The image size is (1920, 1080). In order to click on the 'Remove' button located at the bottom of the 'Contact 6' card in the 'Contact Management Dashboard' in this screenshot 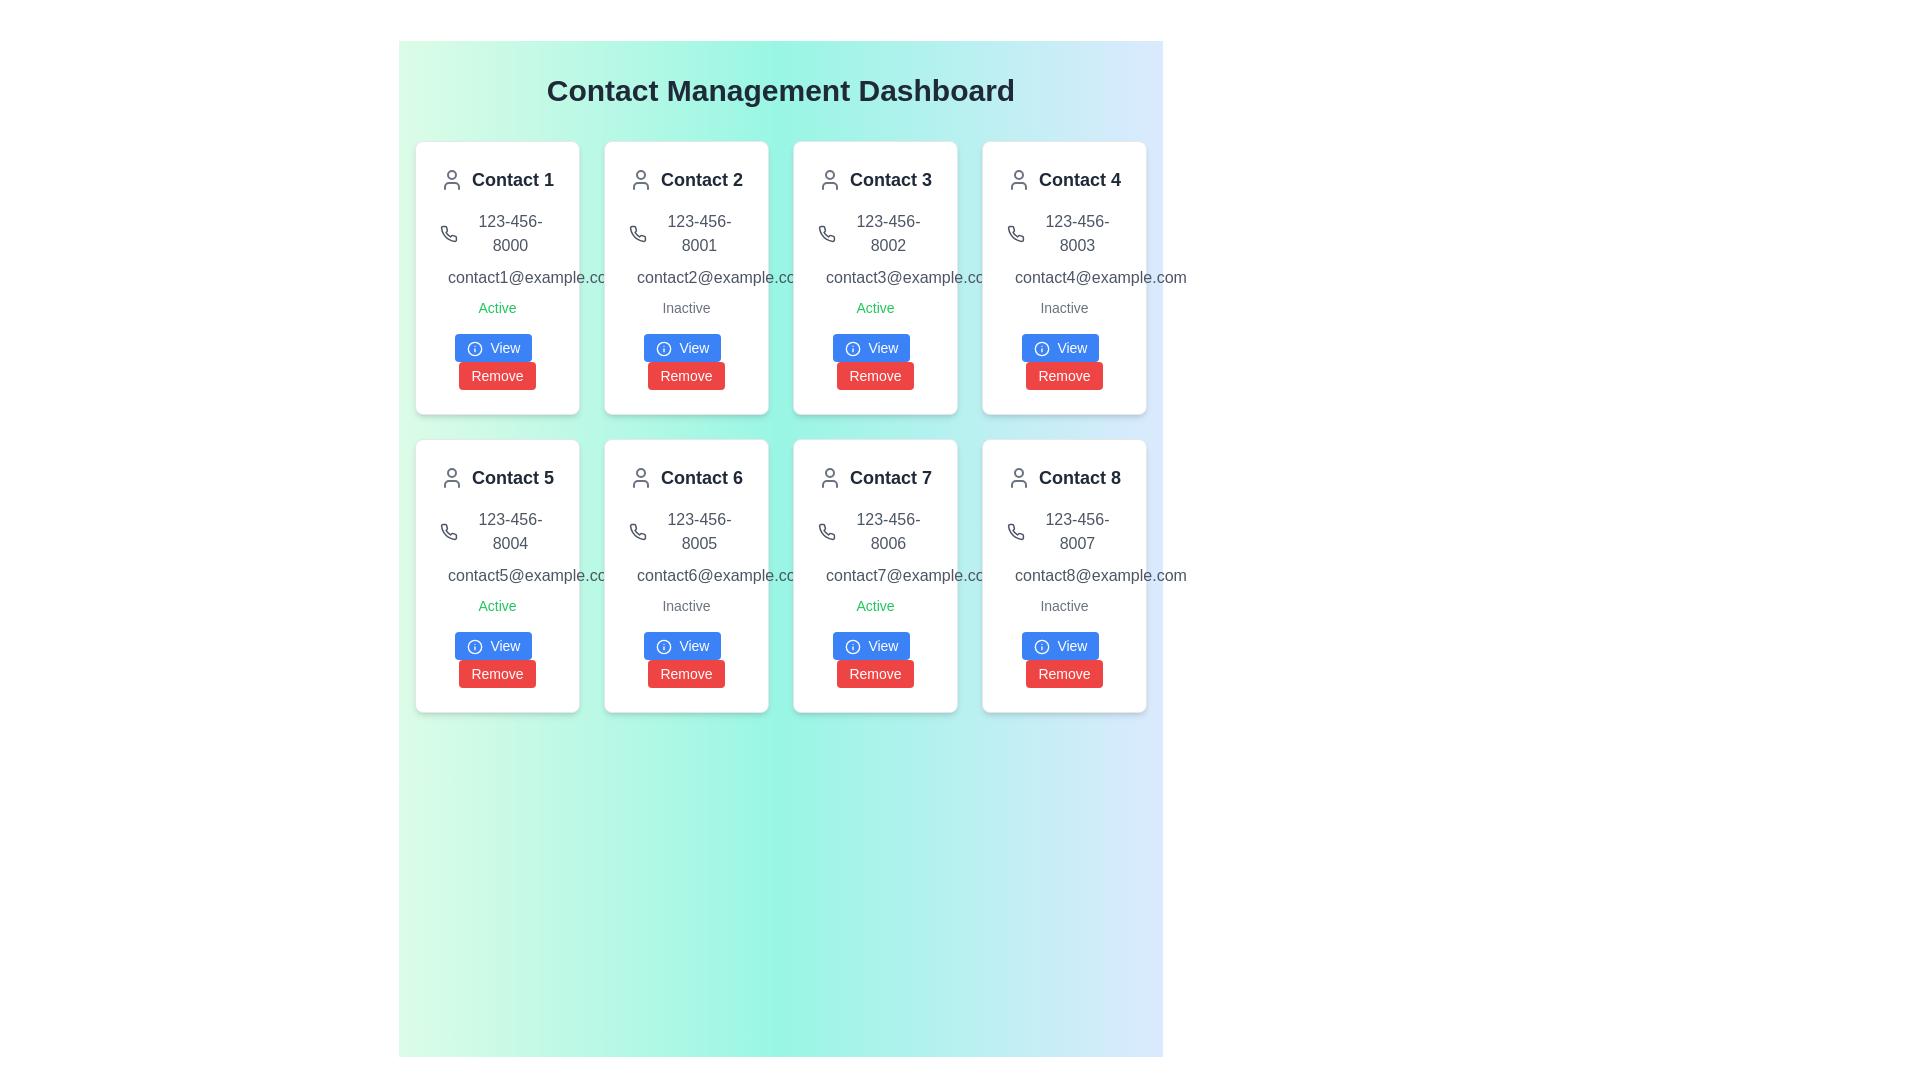, I will do `click(686, 659)`.